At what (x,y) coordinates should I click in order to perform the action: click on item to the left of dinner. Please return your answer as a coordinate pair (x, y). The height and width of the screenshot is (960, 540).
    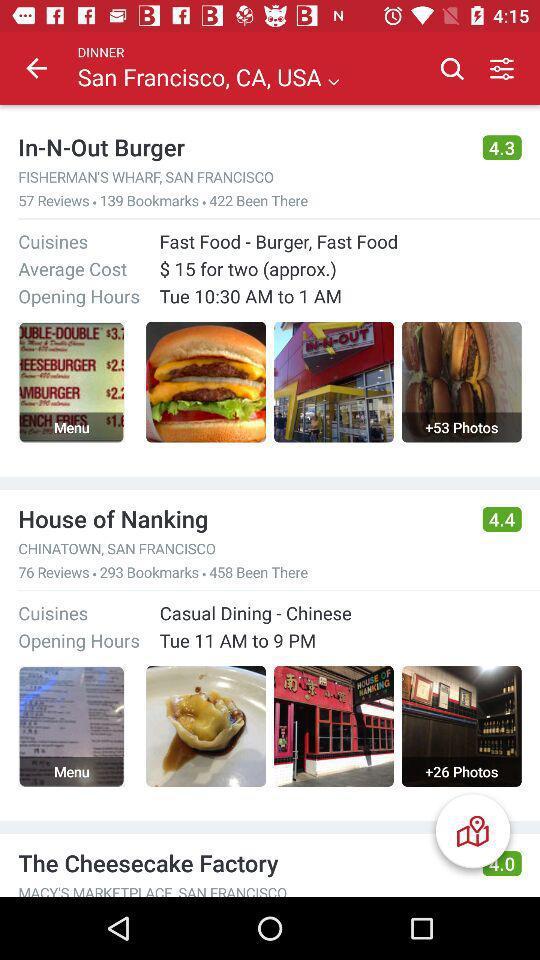
    Looking at the image, I should click on (36, 68).